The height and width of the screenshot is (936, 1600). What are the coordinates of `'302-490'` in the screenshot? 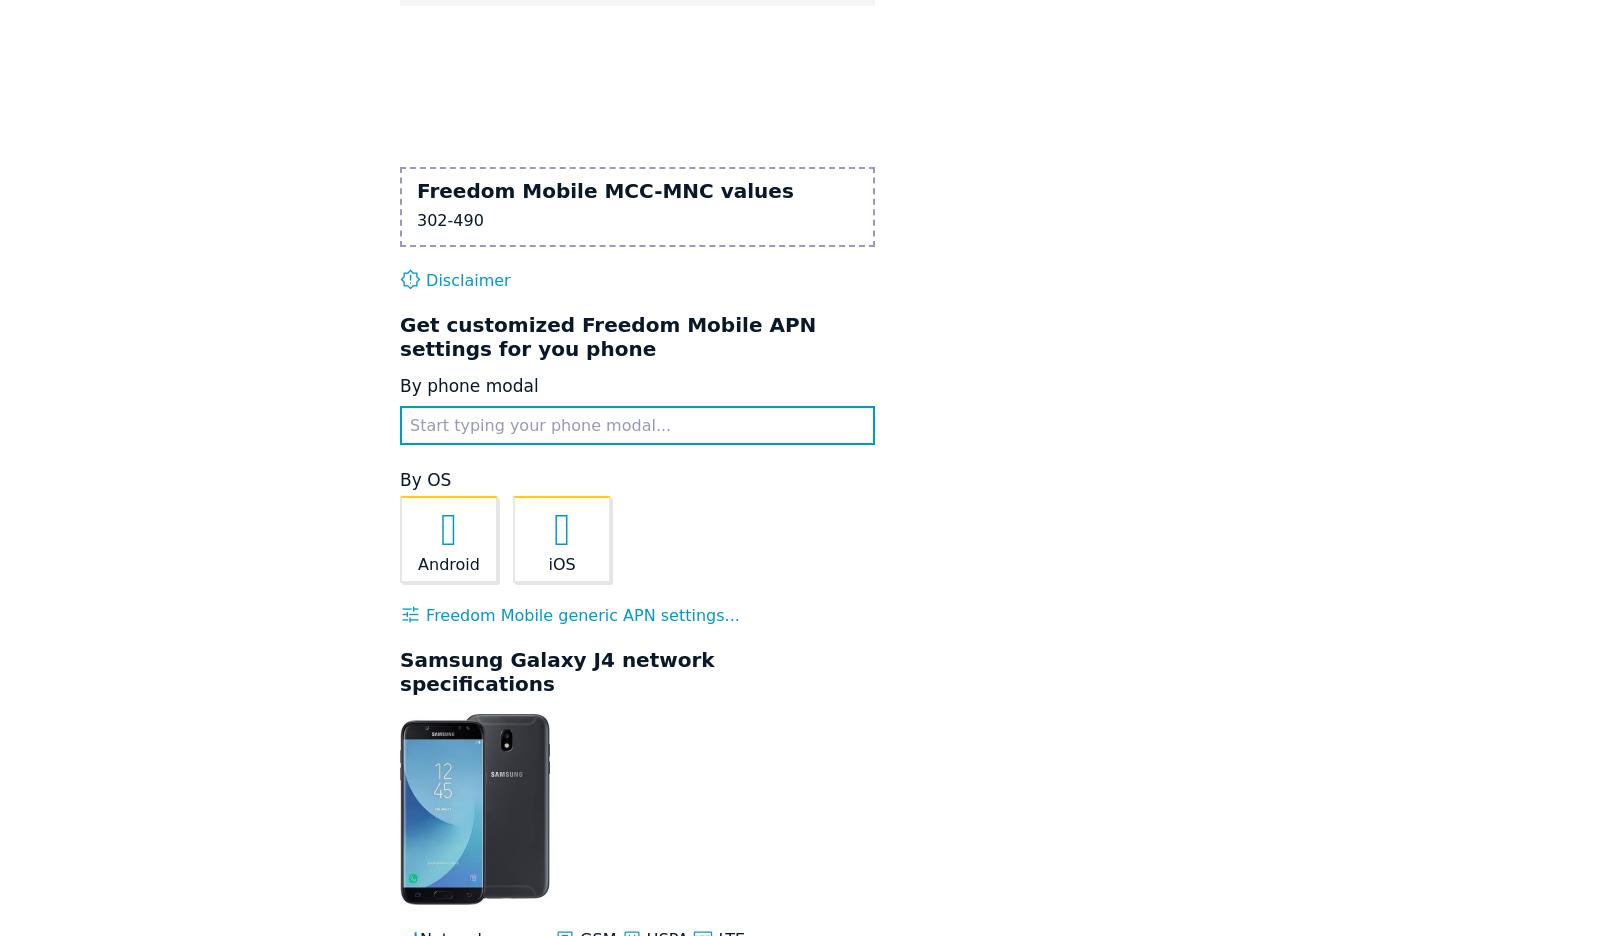 It's located at (415, 219).